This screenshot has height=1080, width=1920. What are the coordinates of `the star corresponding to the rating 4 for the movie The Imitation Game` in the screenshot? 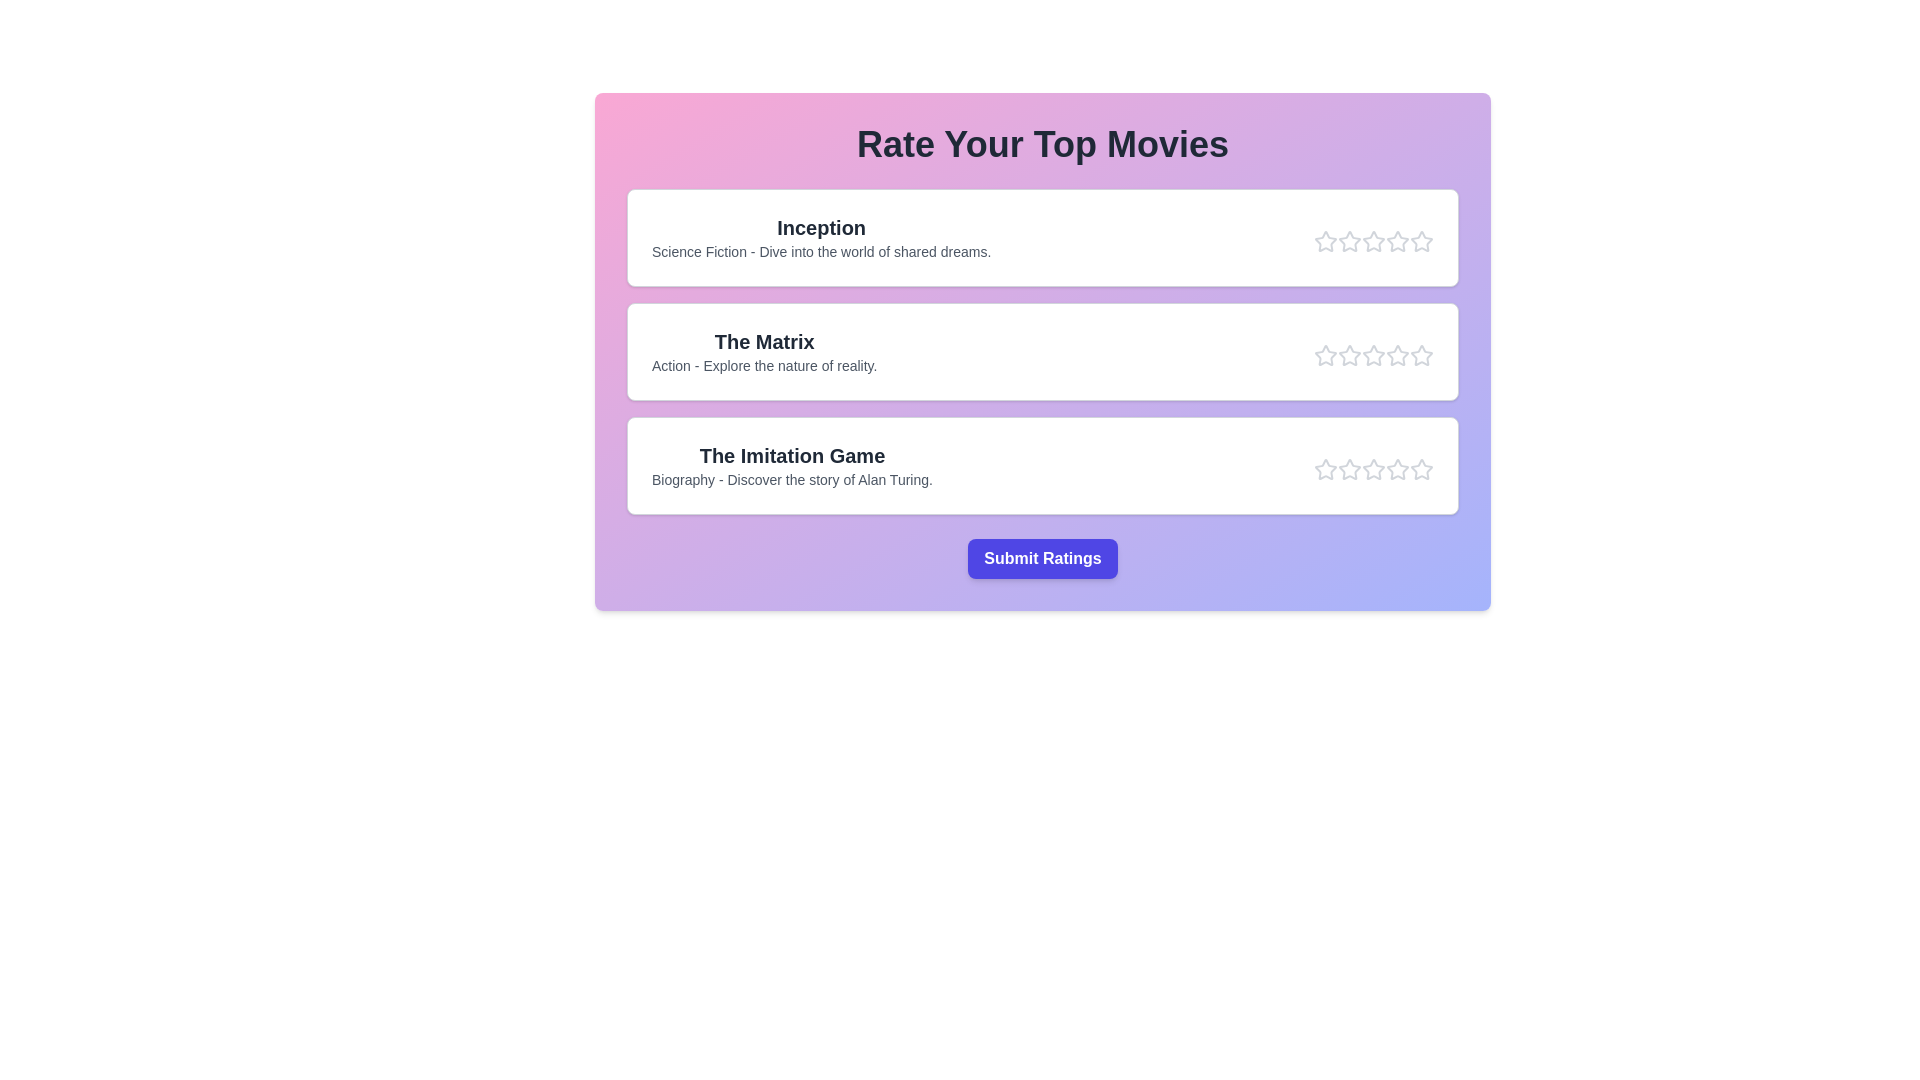 It's located at (1396, 470).